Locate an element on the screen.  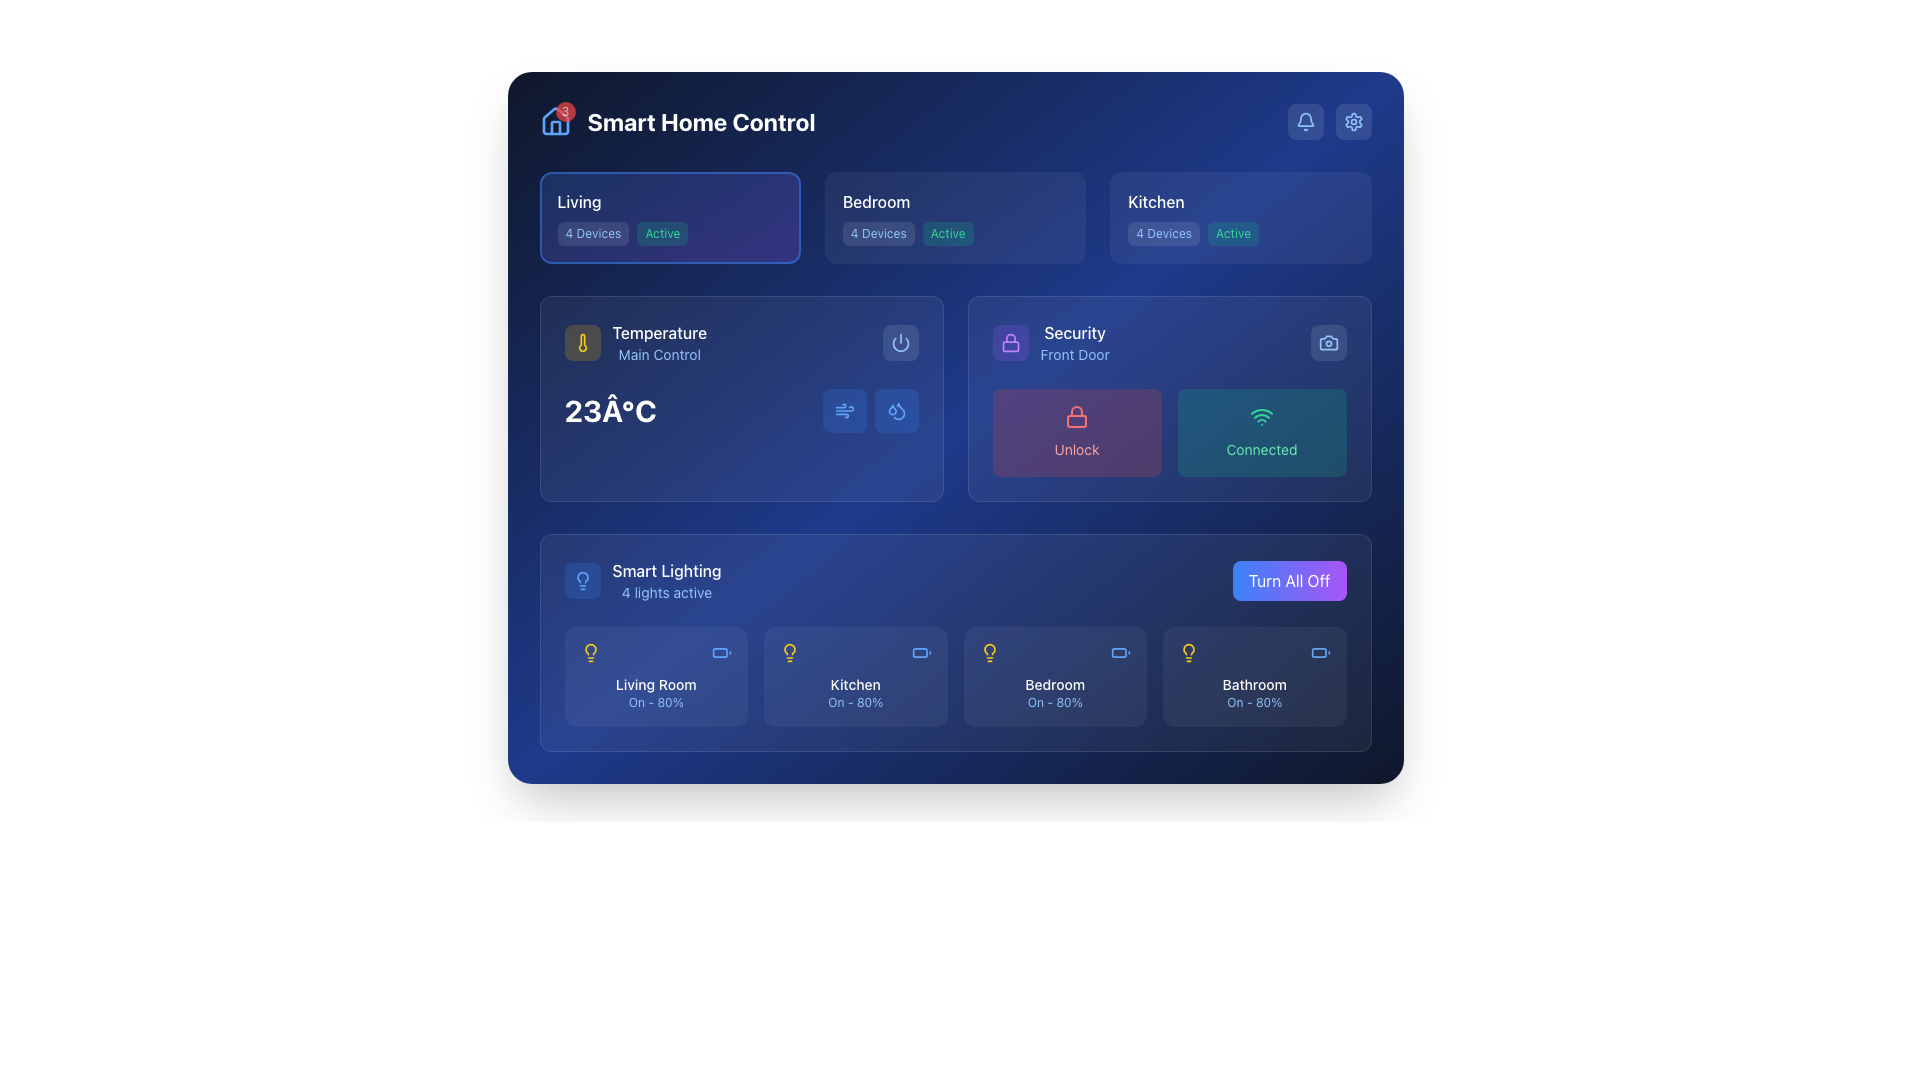
the modern outline styled yellow thermometer icon located in the top-left area of the 'Temperature' section in the 'Main Control' card is located at coordinates (581, 342).